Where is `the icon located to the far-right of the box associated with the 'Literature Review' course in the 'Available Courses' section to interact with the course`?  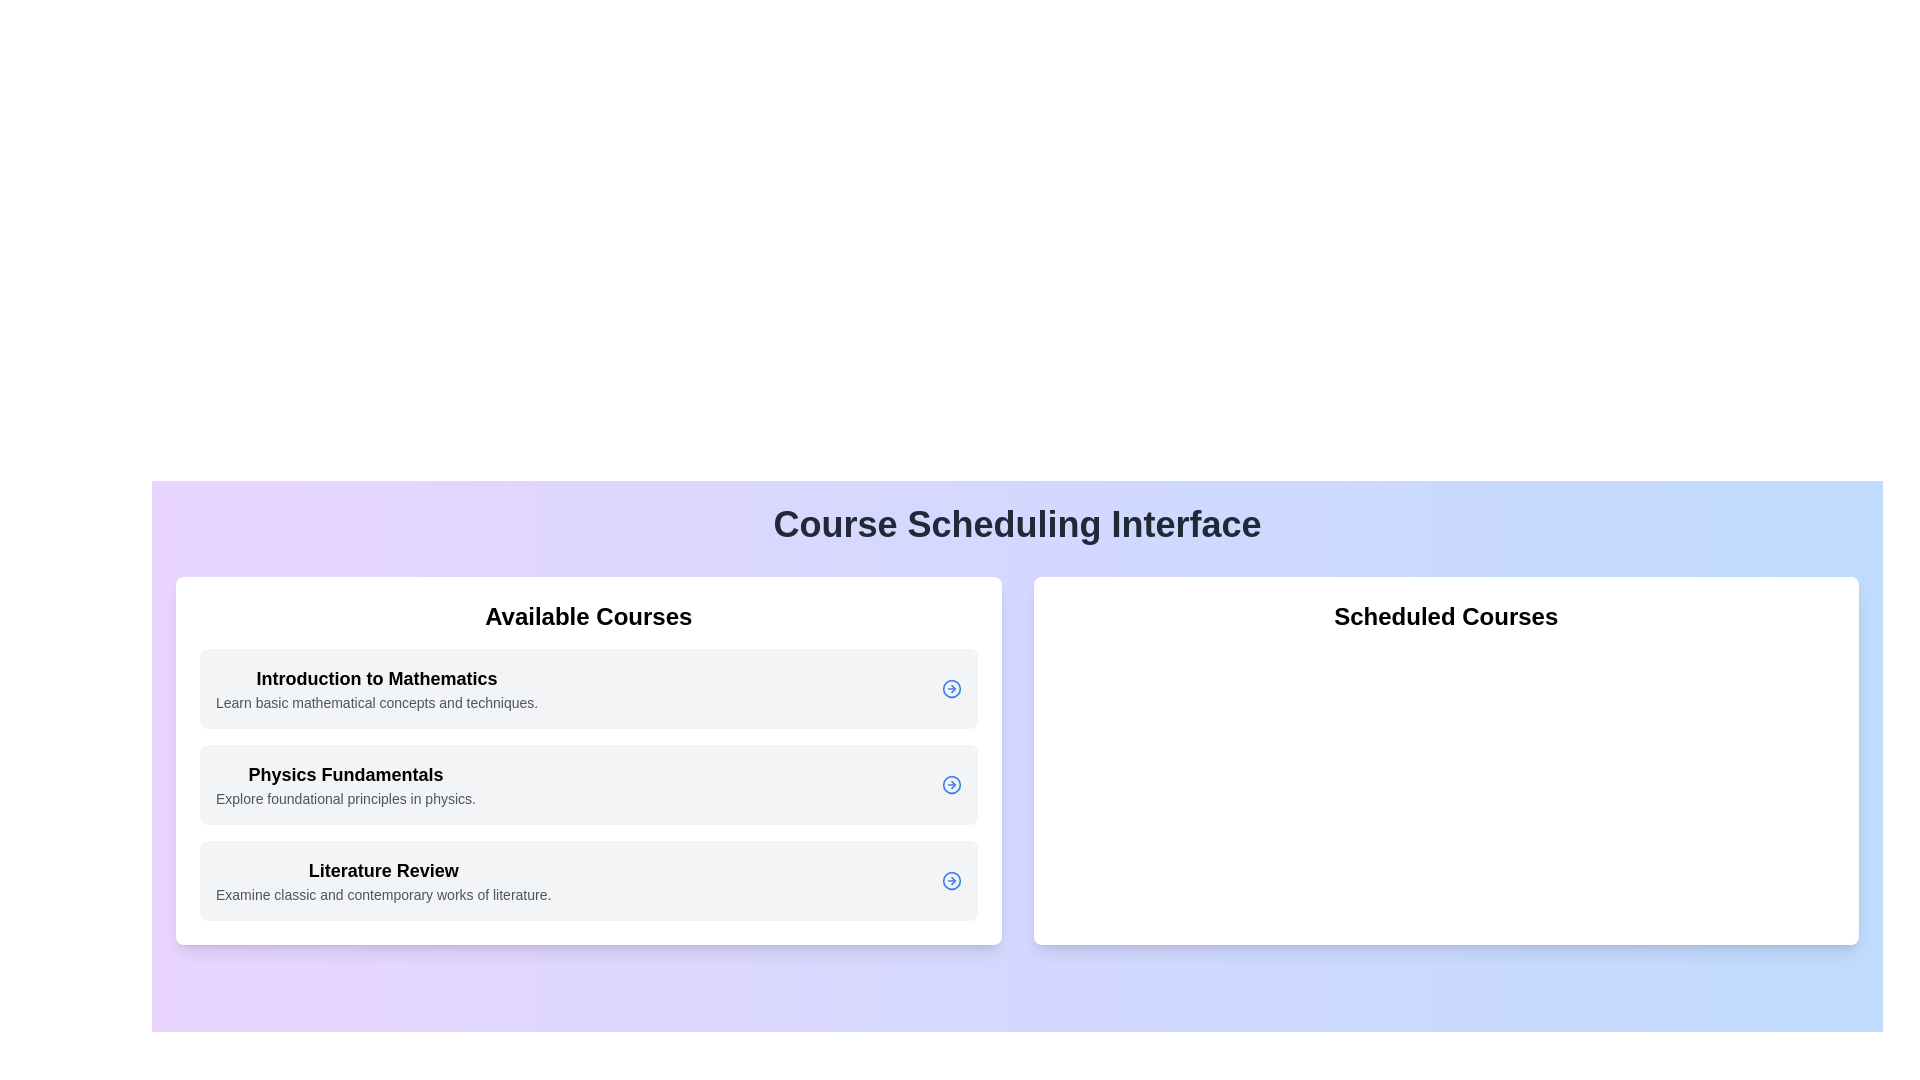 the icon located to the far-right of the box associated with the 'Literature Review' course in the 'Available Courses' section to interact with the course is located at coordinates (950, 879).